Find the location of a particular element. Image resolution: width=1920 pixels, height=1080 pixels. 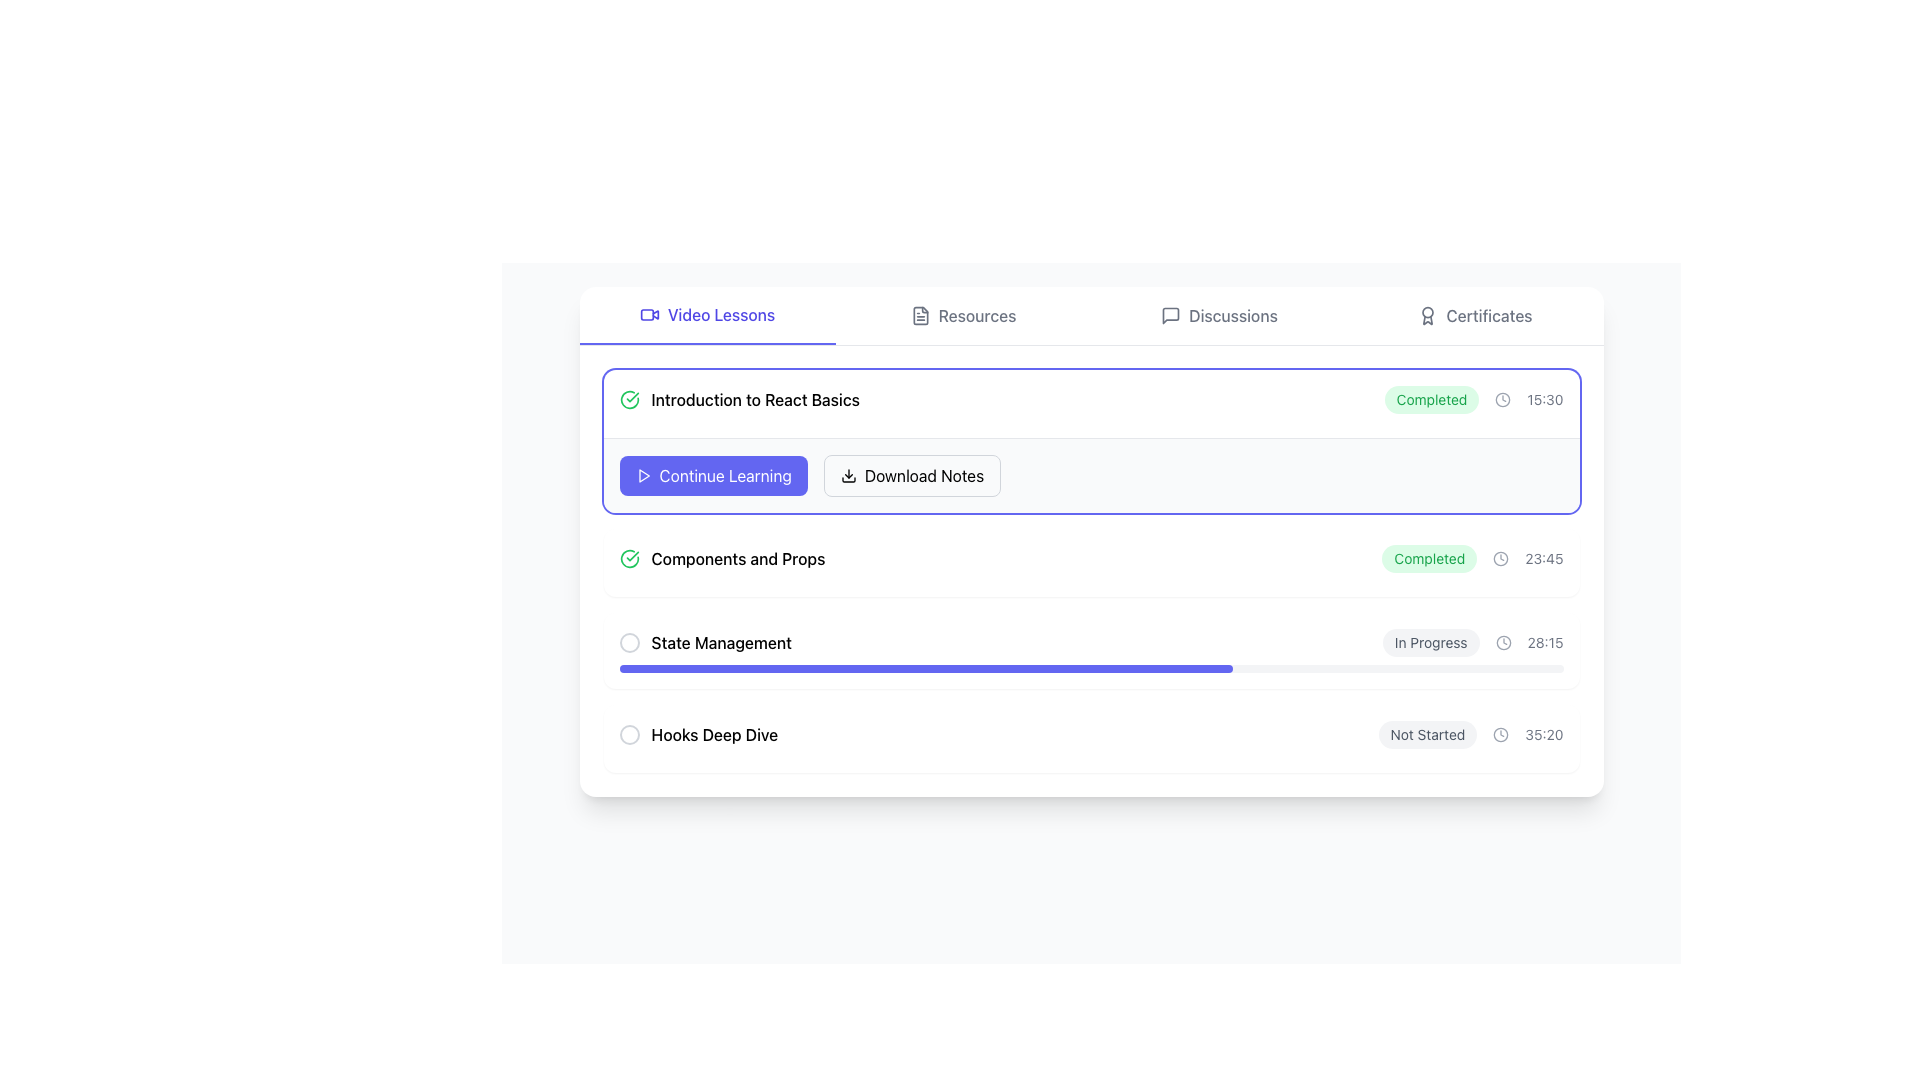

the decorative rectangular shape inside the video camera icon located in the top navigation bar, which represents the camera body is located at coordinates (647, 315).